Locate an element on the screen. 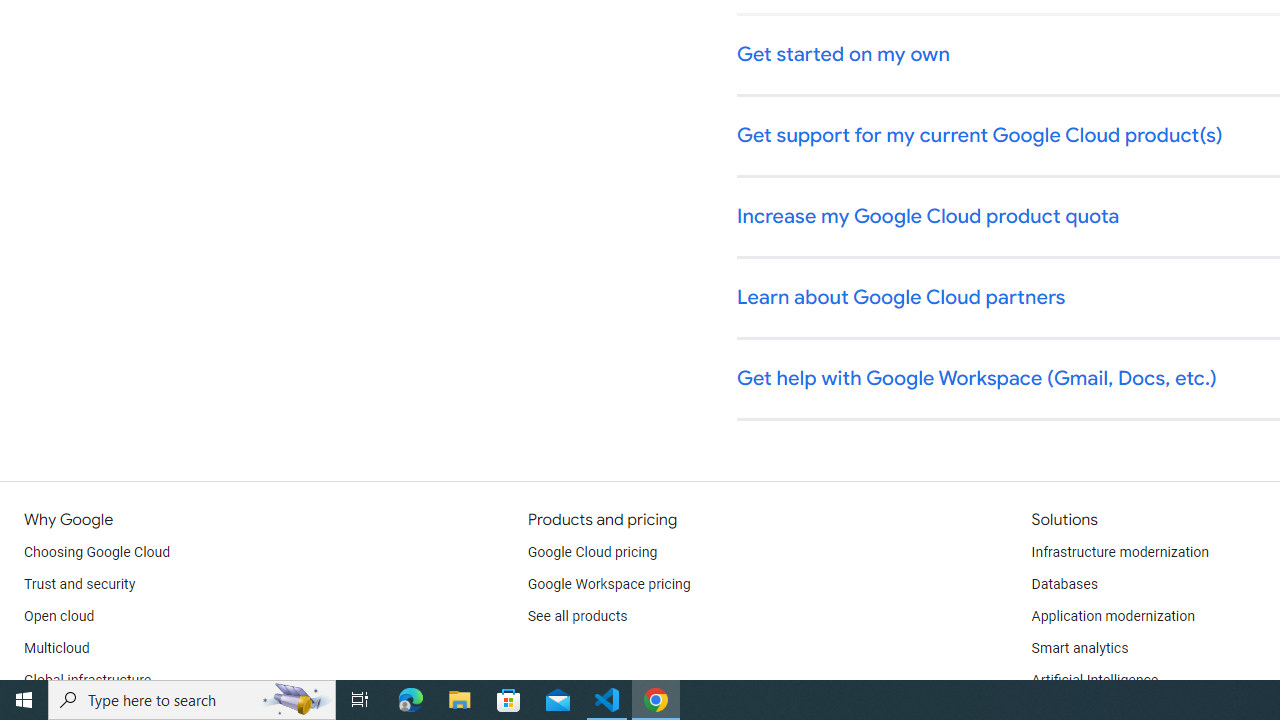  'Smart analytics' is located at coordinates (1078, 649).